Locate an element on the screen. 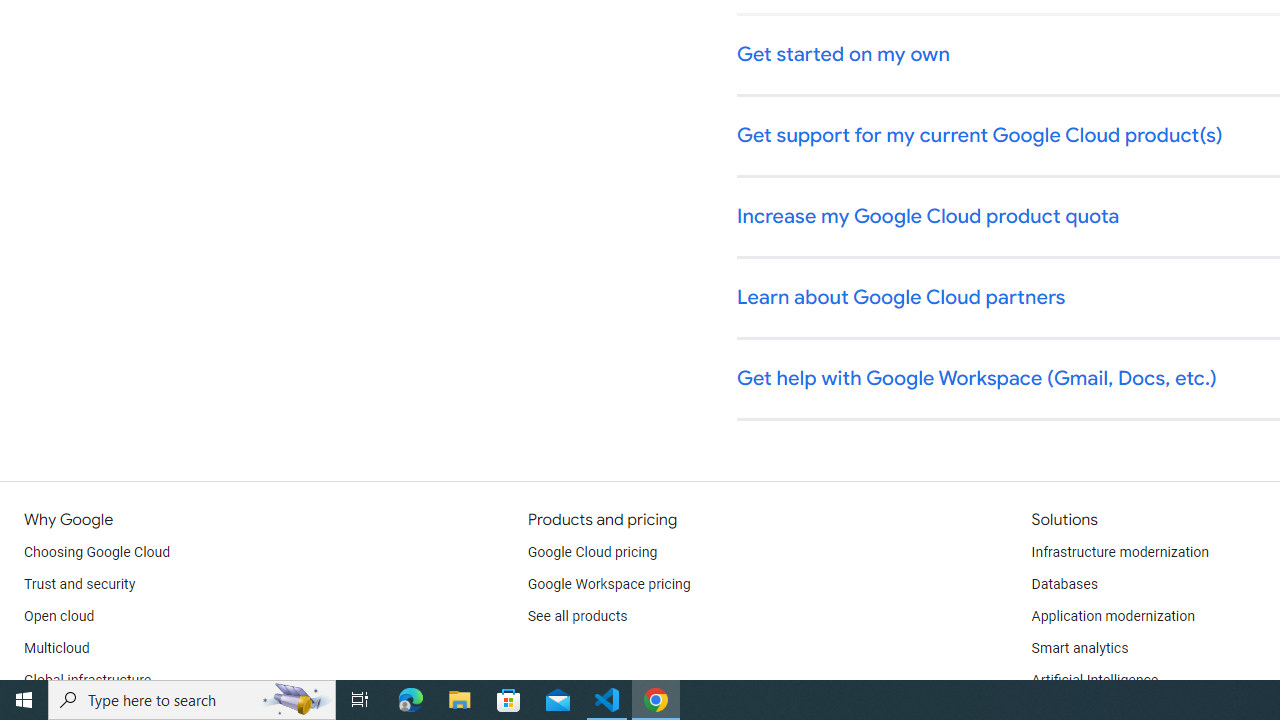  'Smart analytics' is located at coordinates (1078, 649).